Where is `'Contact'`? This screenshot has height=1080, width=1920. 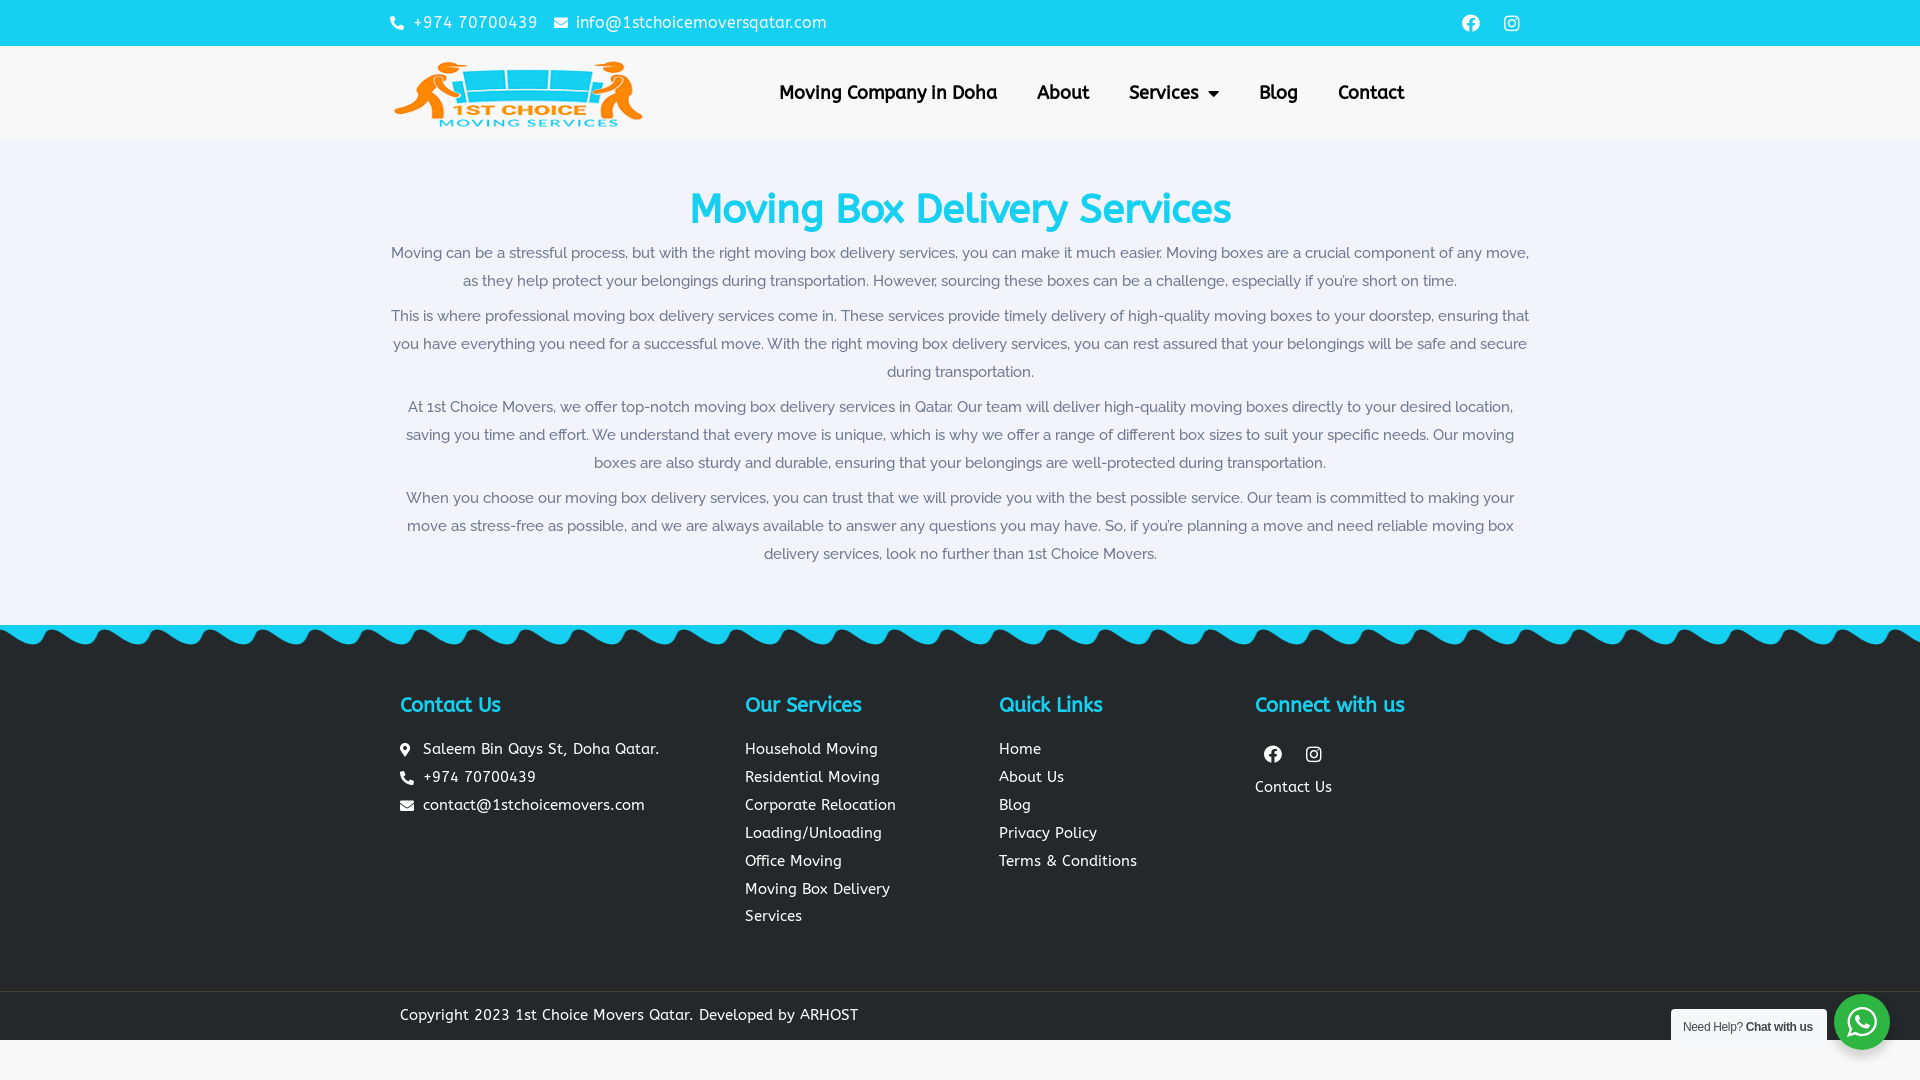
'Contact' is located at coordinates (1370, 92).